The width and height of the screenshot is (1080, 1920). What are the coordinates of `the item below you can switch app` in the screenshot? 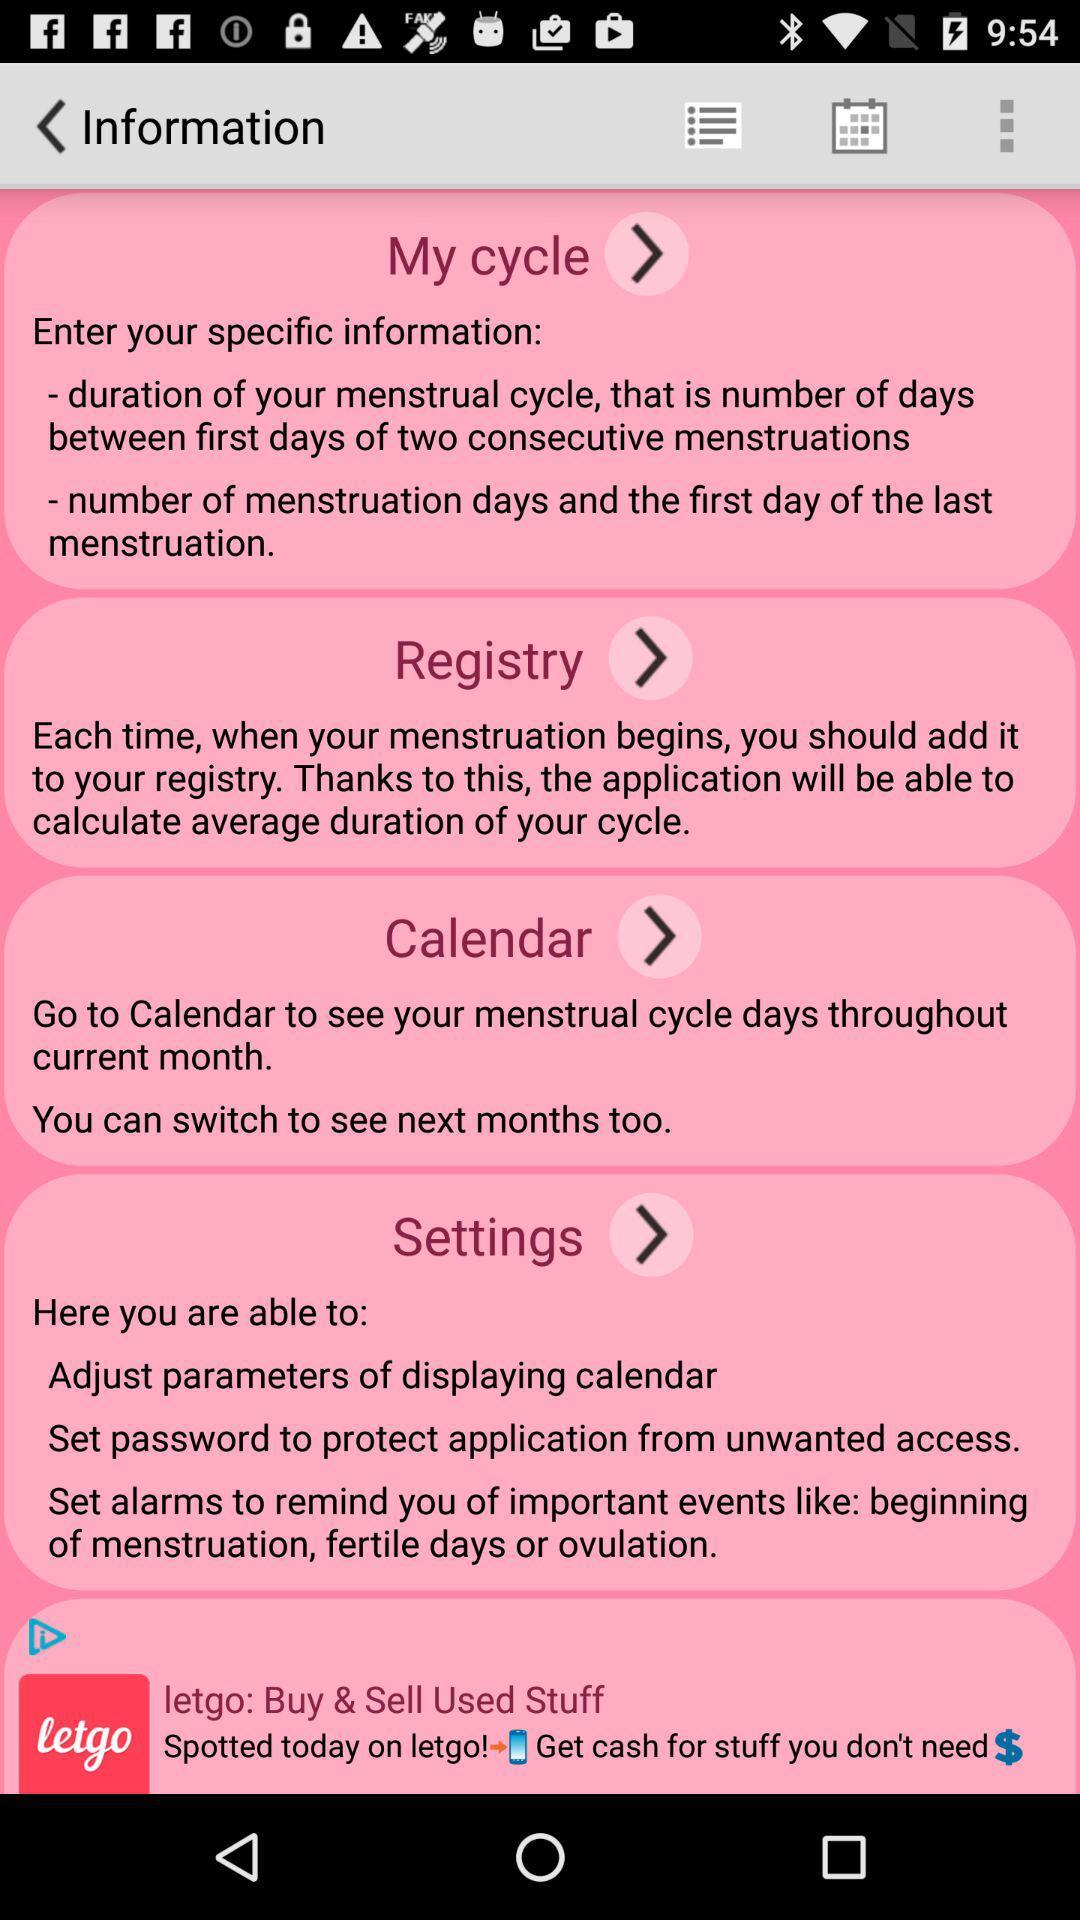 It's located at (651, 1233).